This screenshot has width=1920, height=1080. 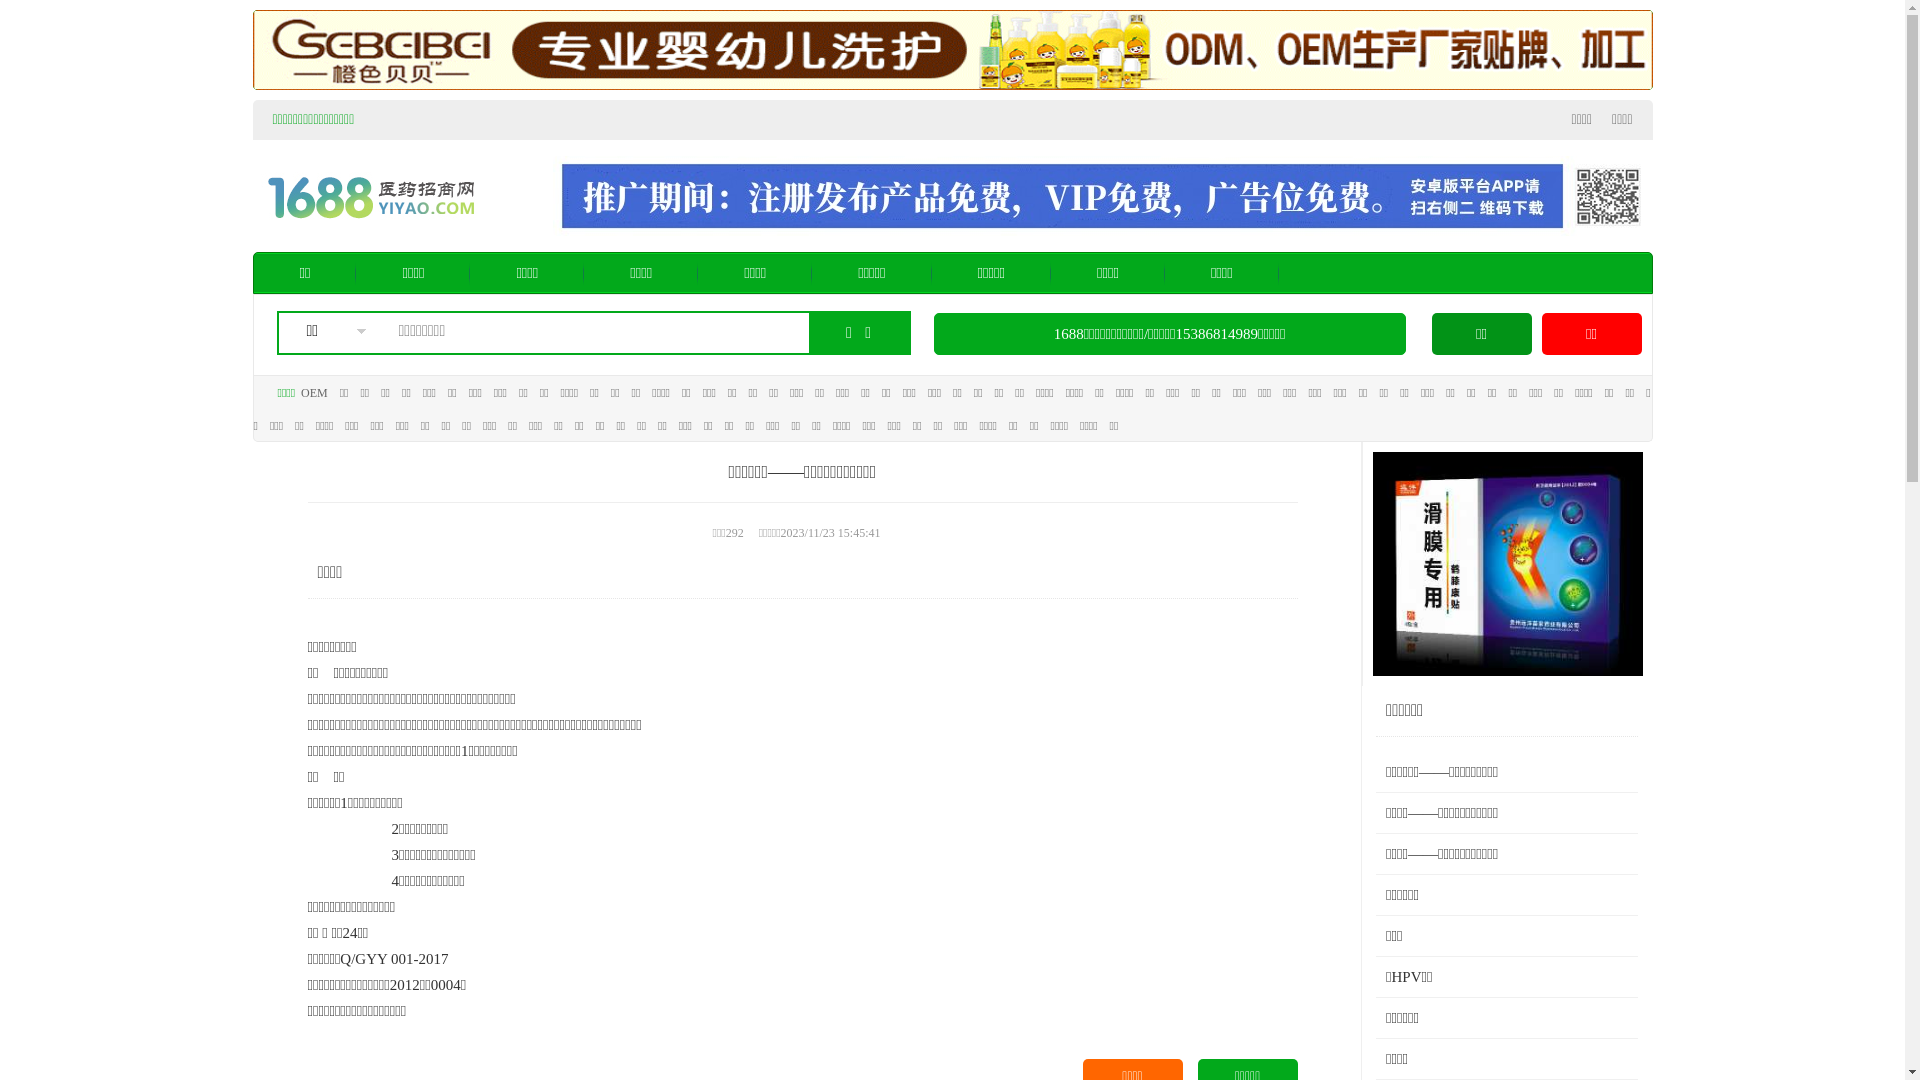 What do you see at coordinates (313, 393) in the screenshot?
I see `'OEM'` at bounding box center [313, 393].